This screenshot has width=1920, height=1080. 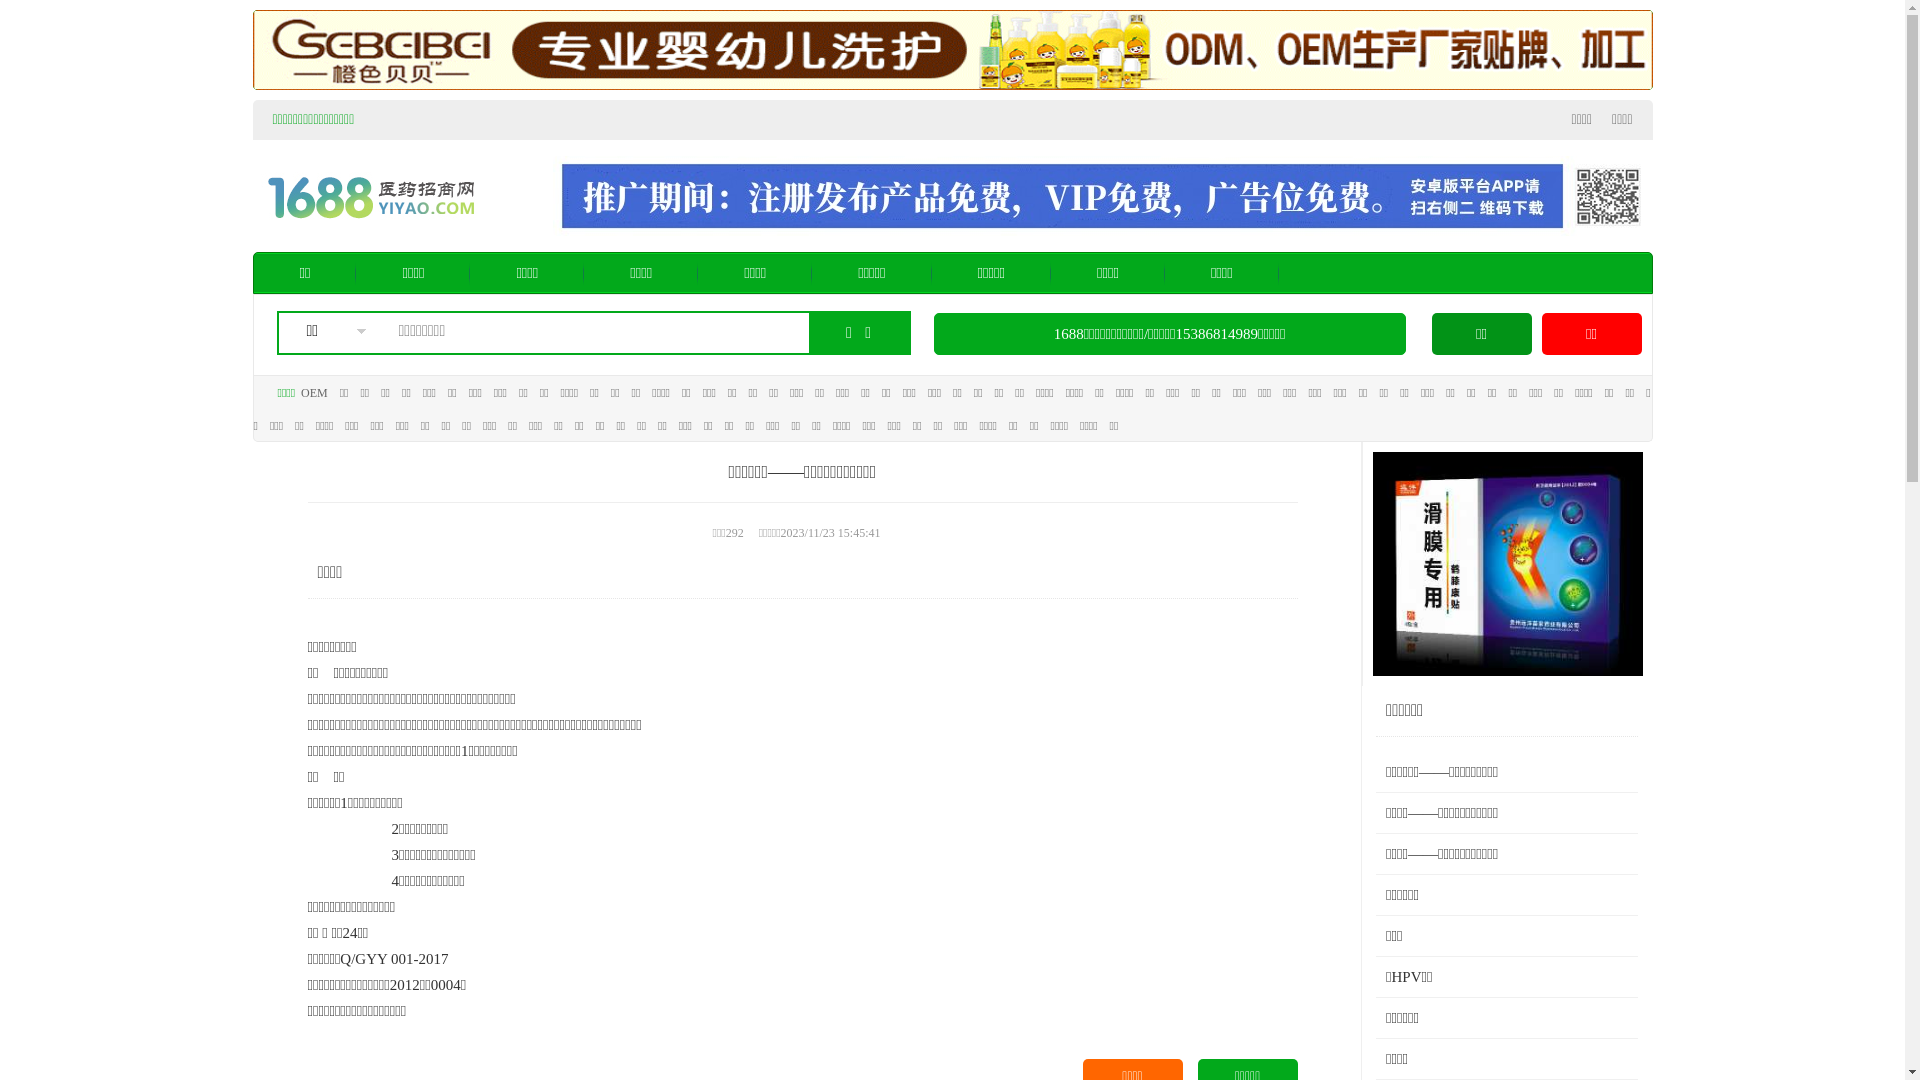 What do you see at coordinates (313, 393) in the screenshot?
I see `'OEM'` at bounding box center [313, 393].